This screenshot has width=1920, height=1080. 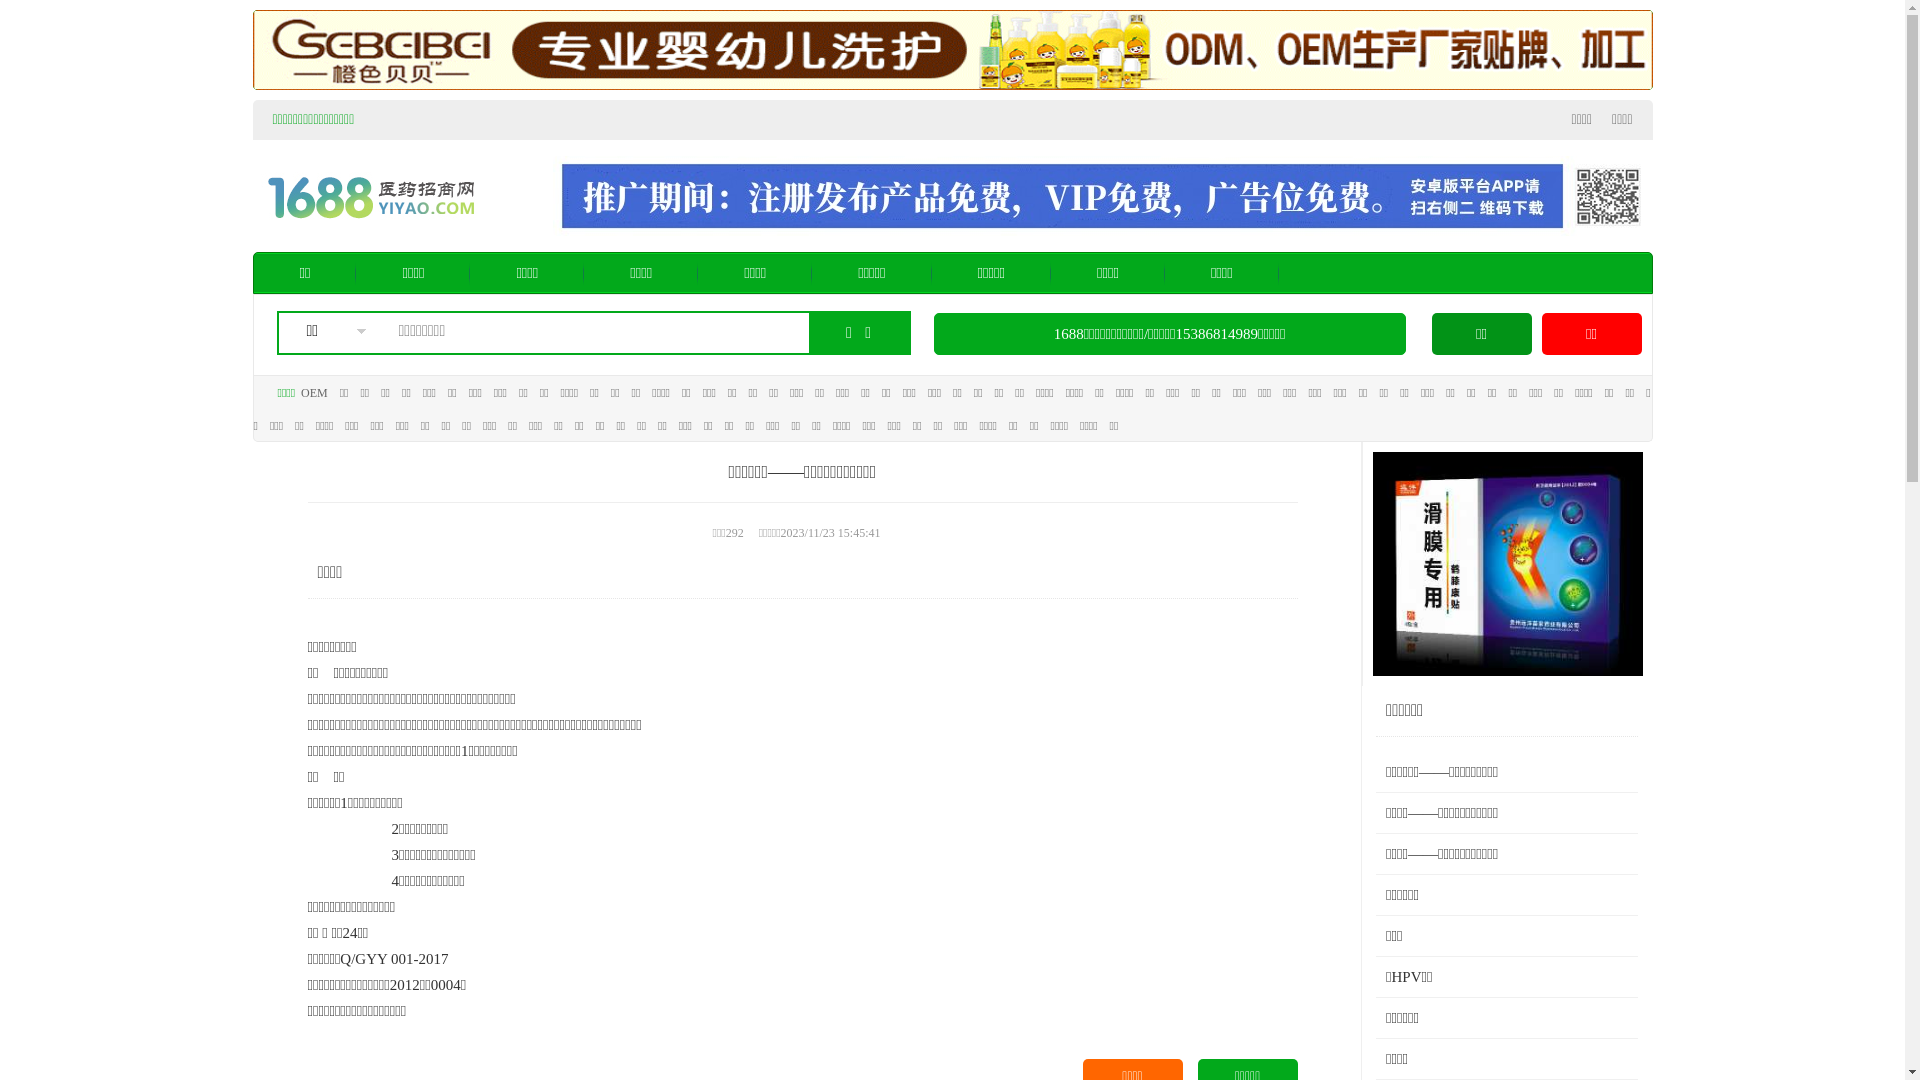 What do you see at coordinates (313, 393) in the screenshot?
I see `'OEM'` at bounding box center [313, 393].